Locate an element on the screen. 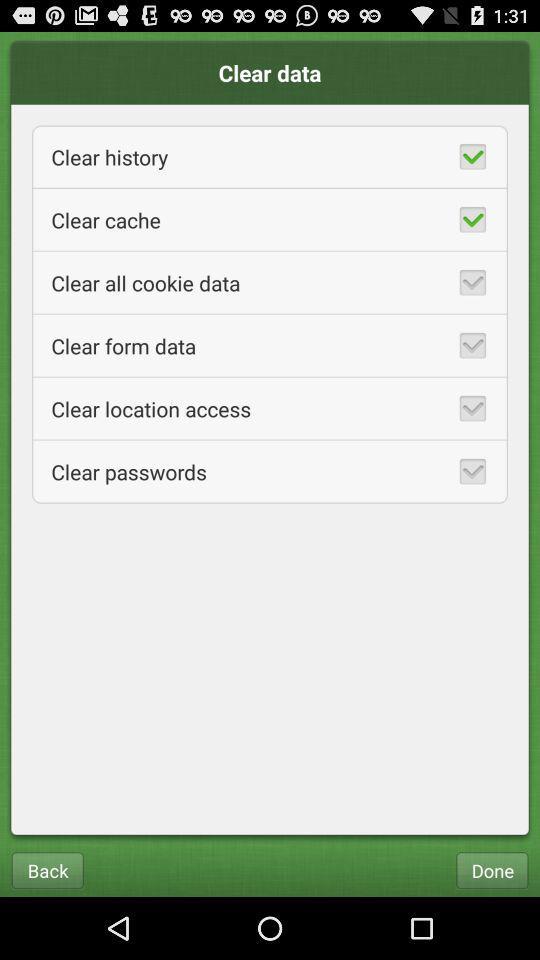  the clear location access item is located at coordinates (270, 407).